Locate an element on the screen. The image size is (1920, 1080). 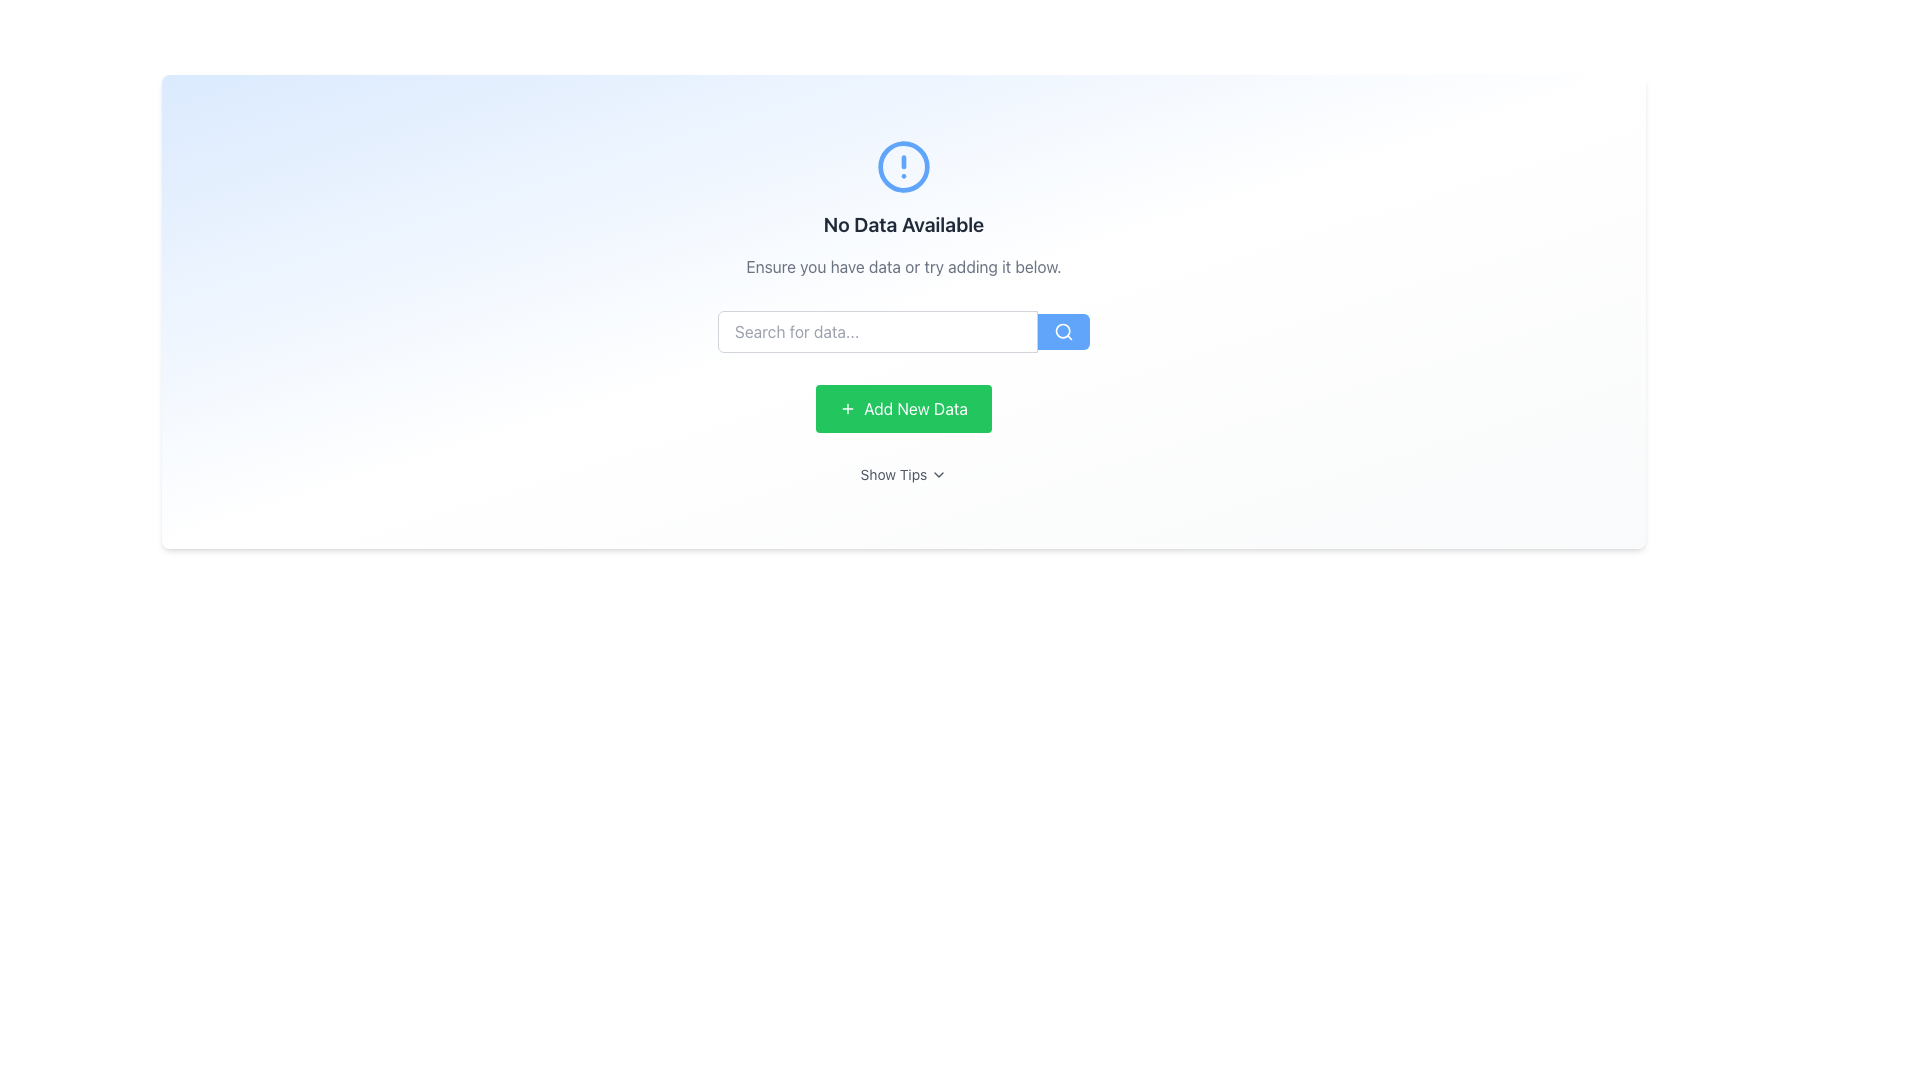
the small green plus icon located on the left side of the 'Add New Data' button is located at coordinates (848, 407).